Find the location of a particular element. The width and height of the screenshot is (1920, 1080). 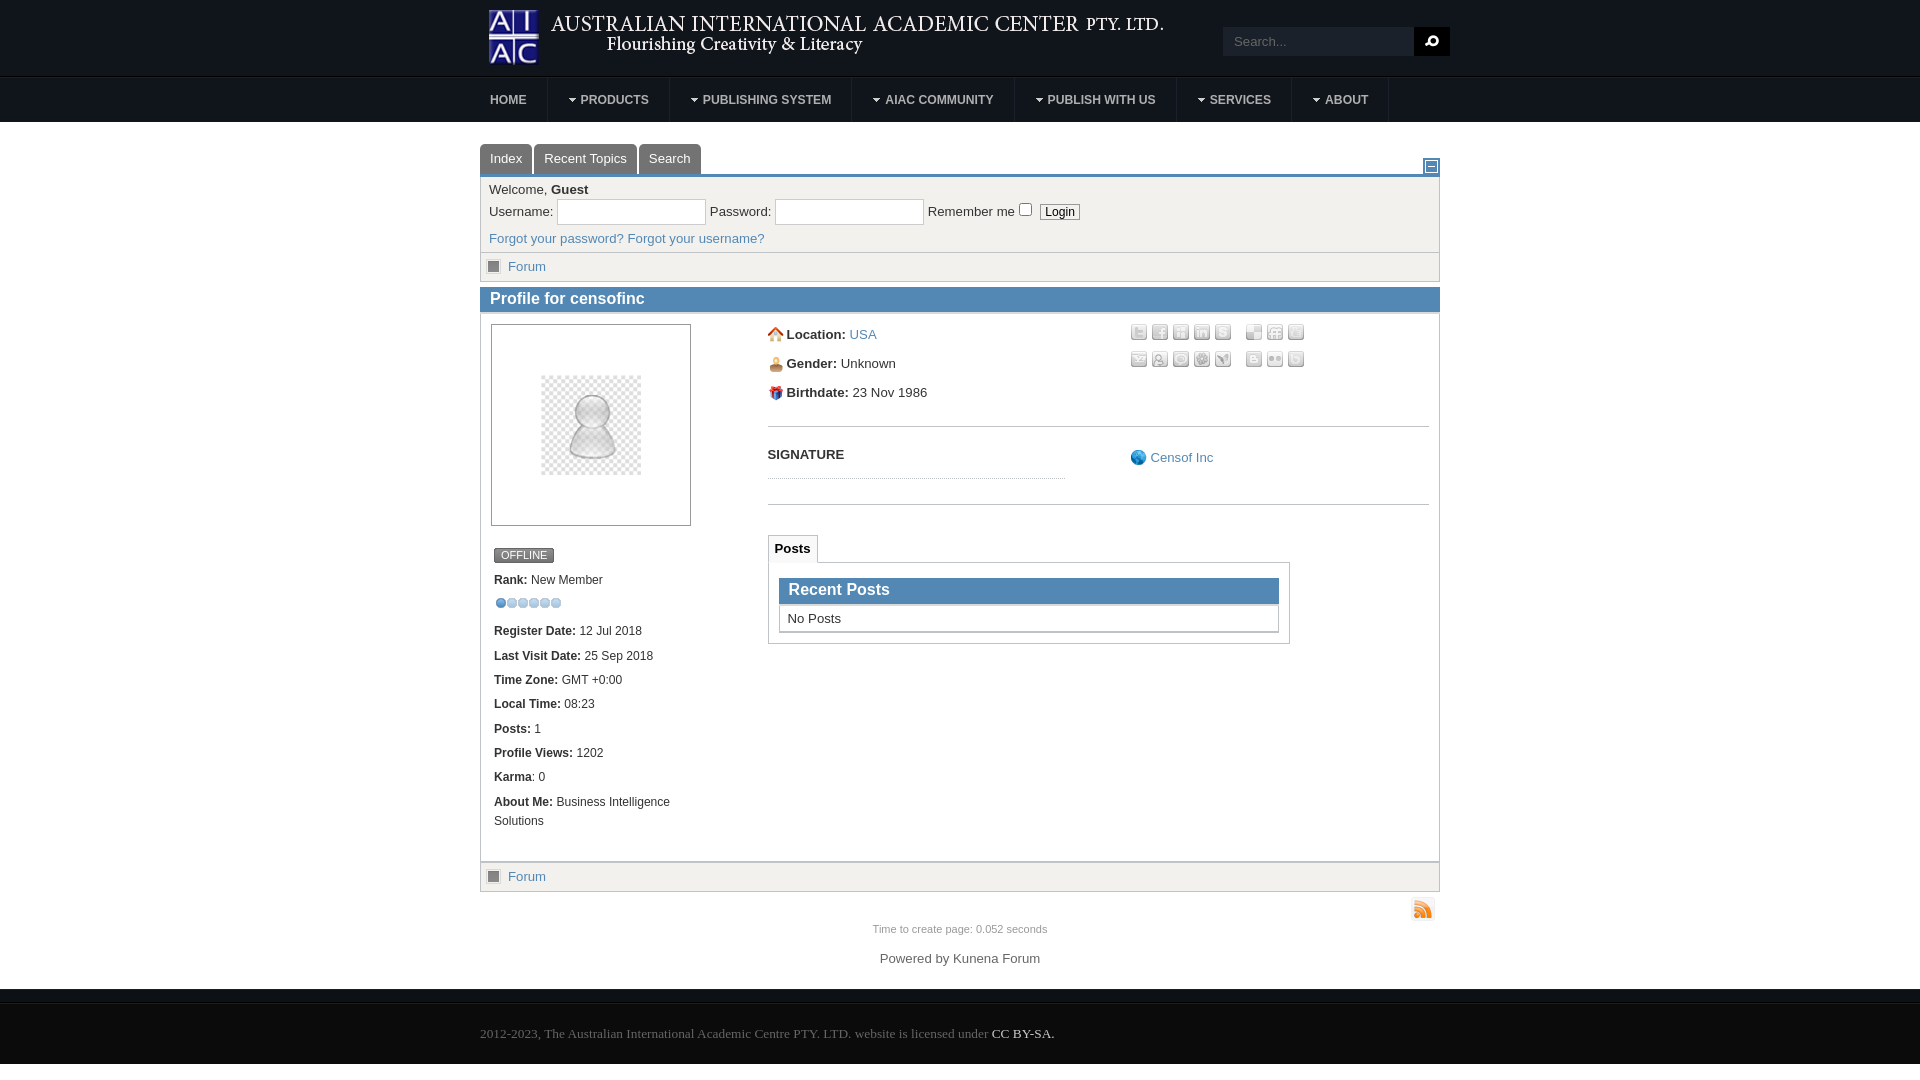

'ABOUT' is located at coordinates (1340, 100).